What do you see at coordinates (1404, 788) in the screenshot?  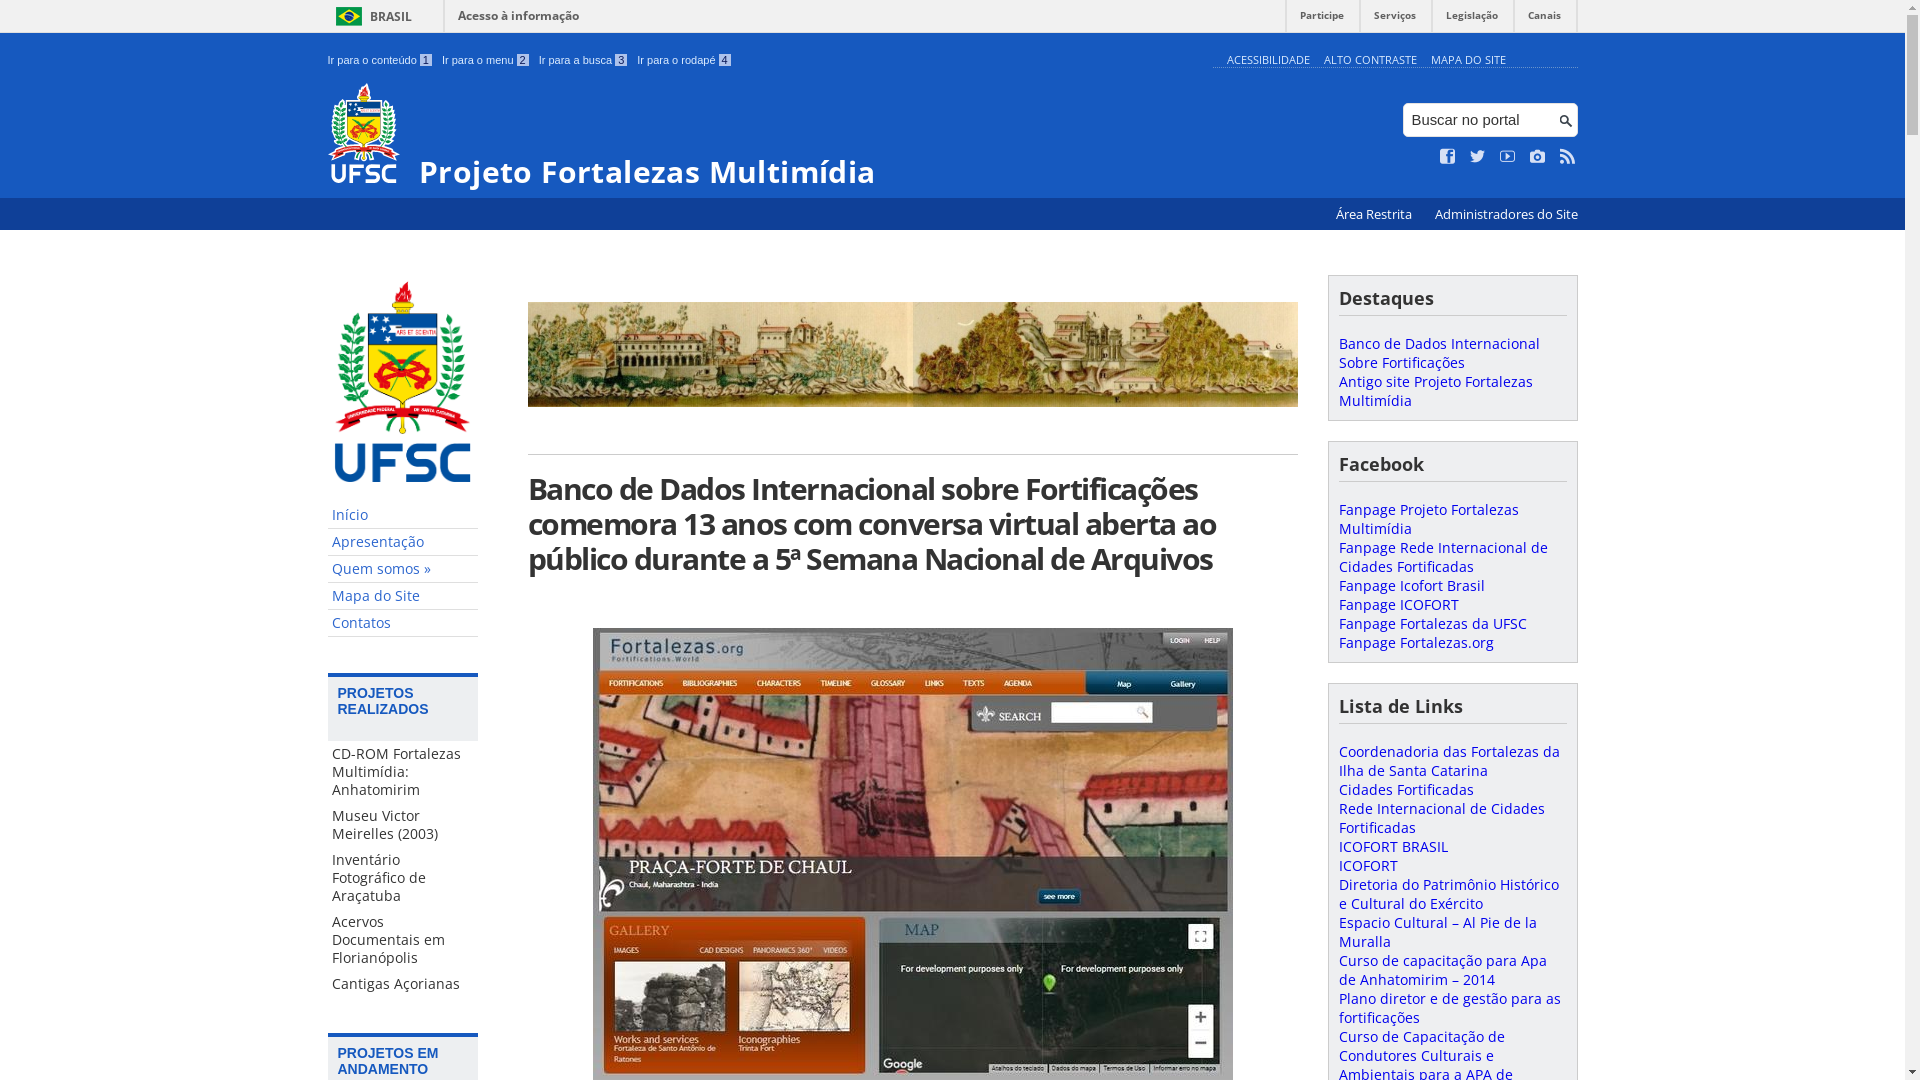 I see `'Cidades Fortificadas'` at bounding box center [1404, 788].